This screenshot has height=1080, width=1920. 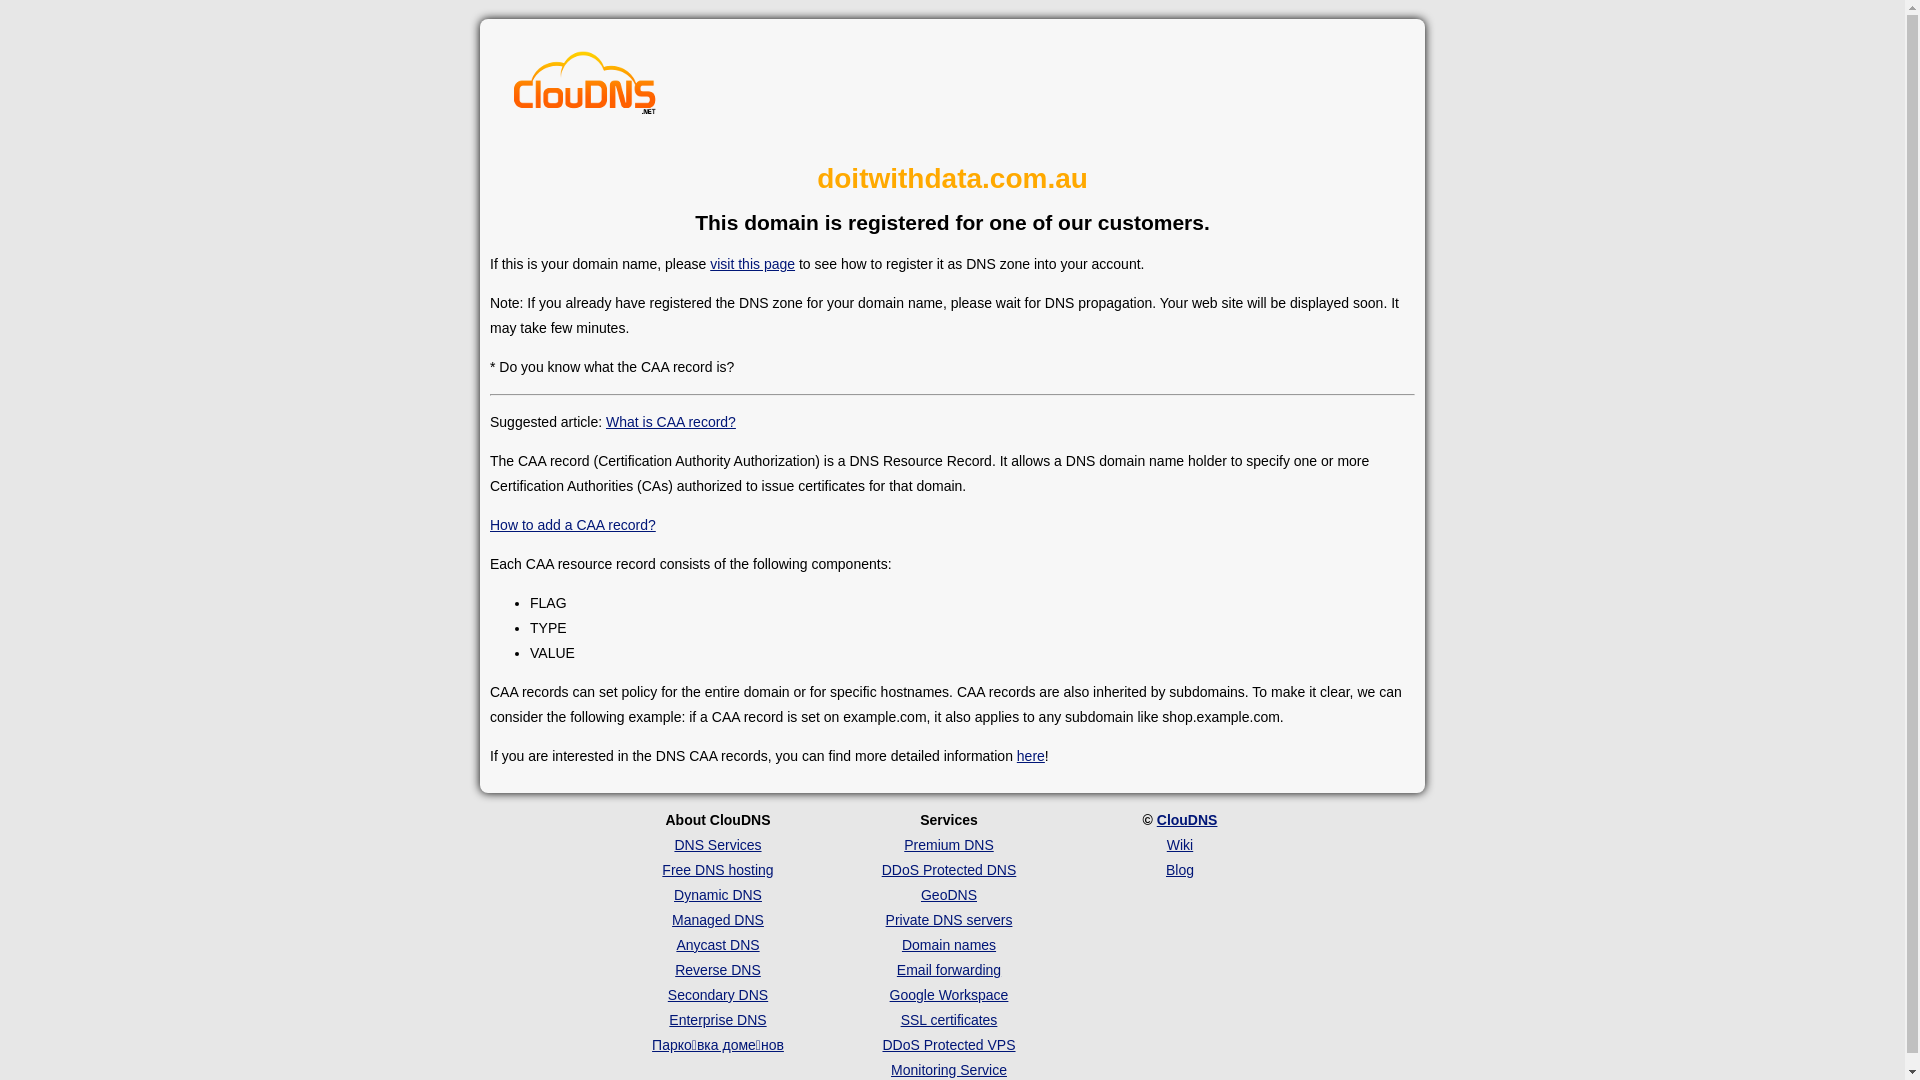 What do you see at coordinates (947, 1044) in the screenshot?
I see `'DDoS Protected VPS'` at bounding box center [947, 1044].